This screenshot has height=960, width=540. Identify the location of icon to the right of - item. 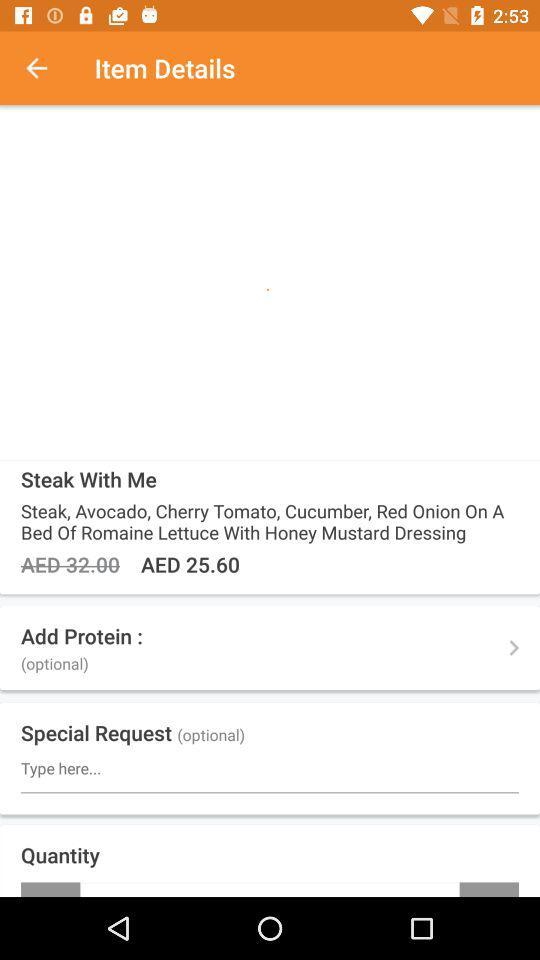
(488, 888).